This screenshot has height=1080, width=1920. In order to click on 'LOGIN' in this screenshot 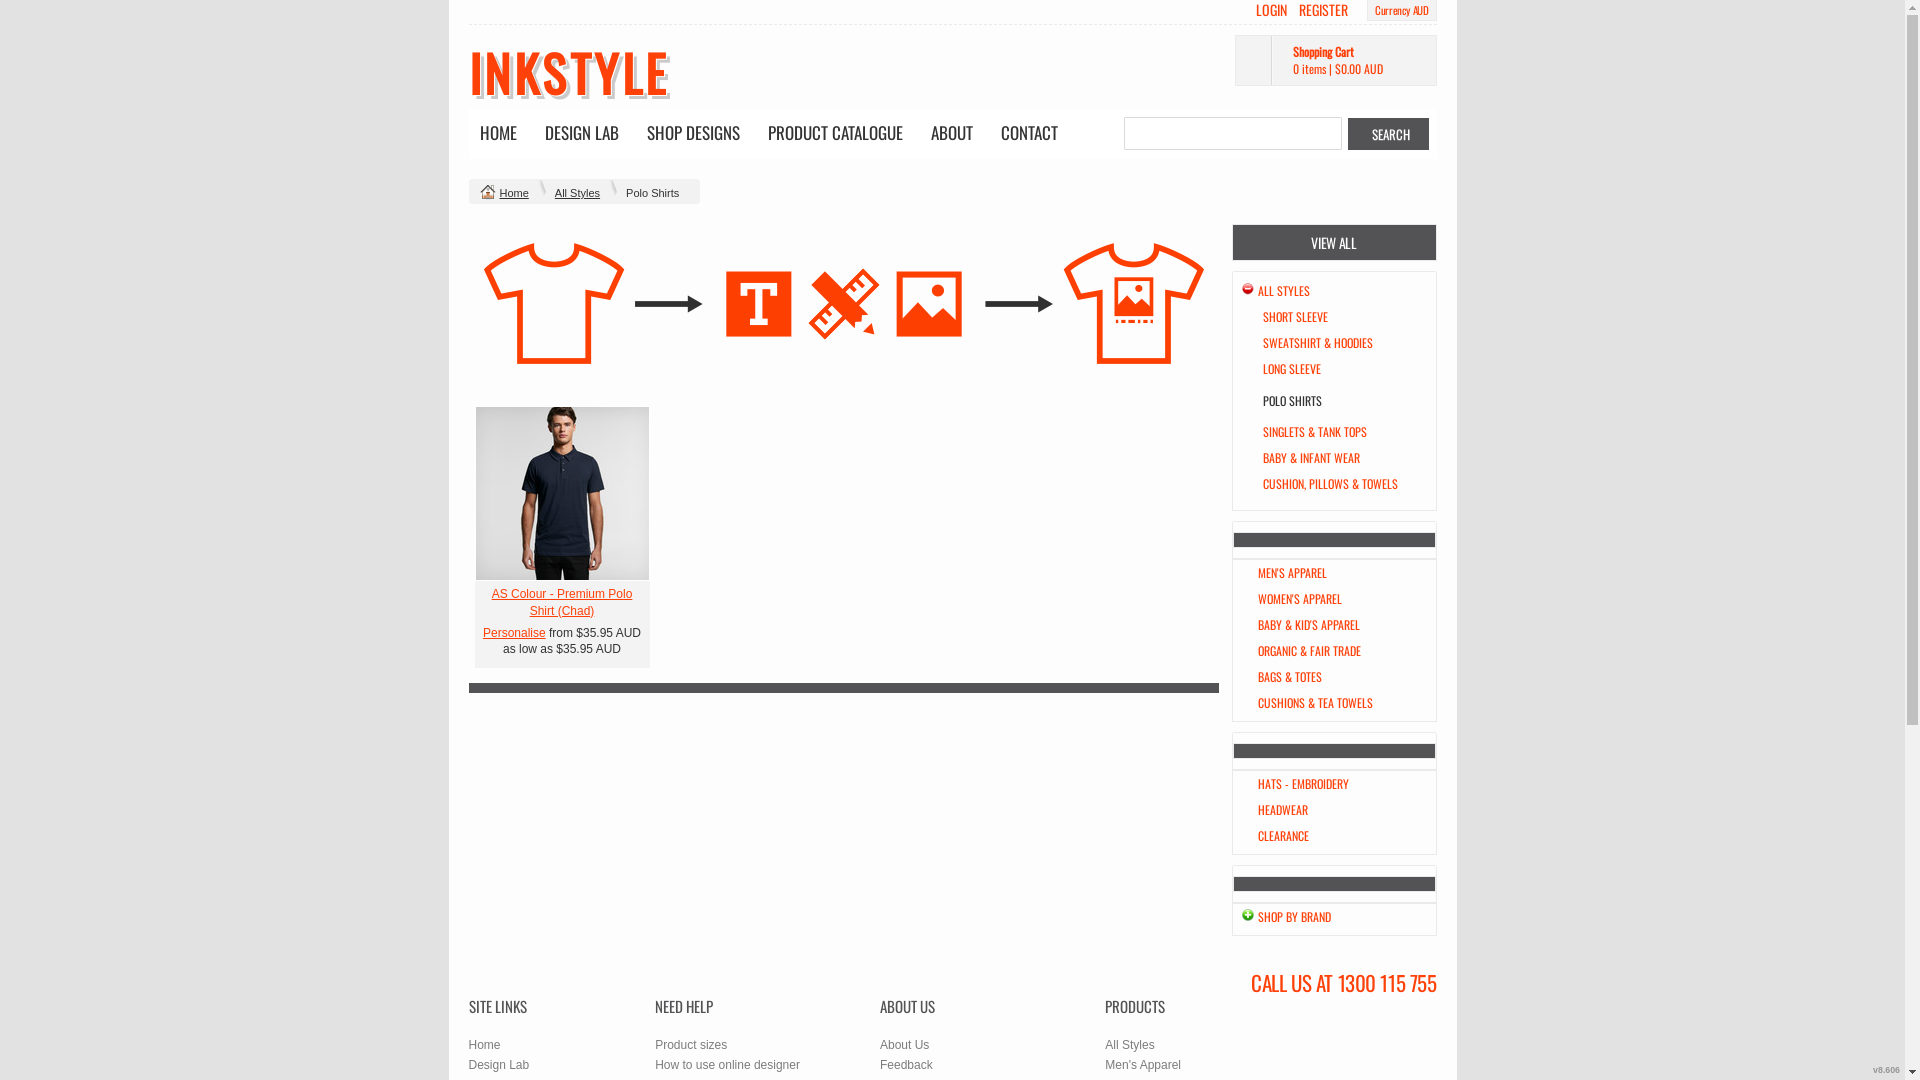, I will do `click(1270, 10)`.